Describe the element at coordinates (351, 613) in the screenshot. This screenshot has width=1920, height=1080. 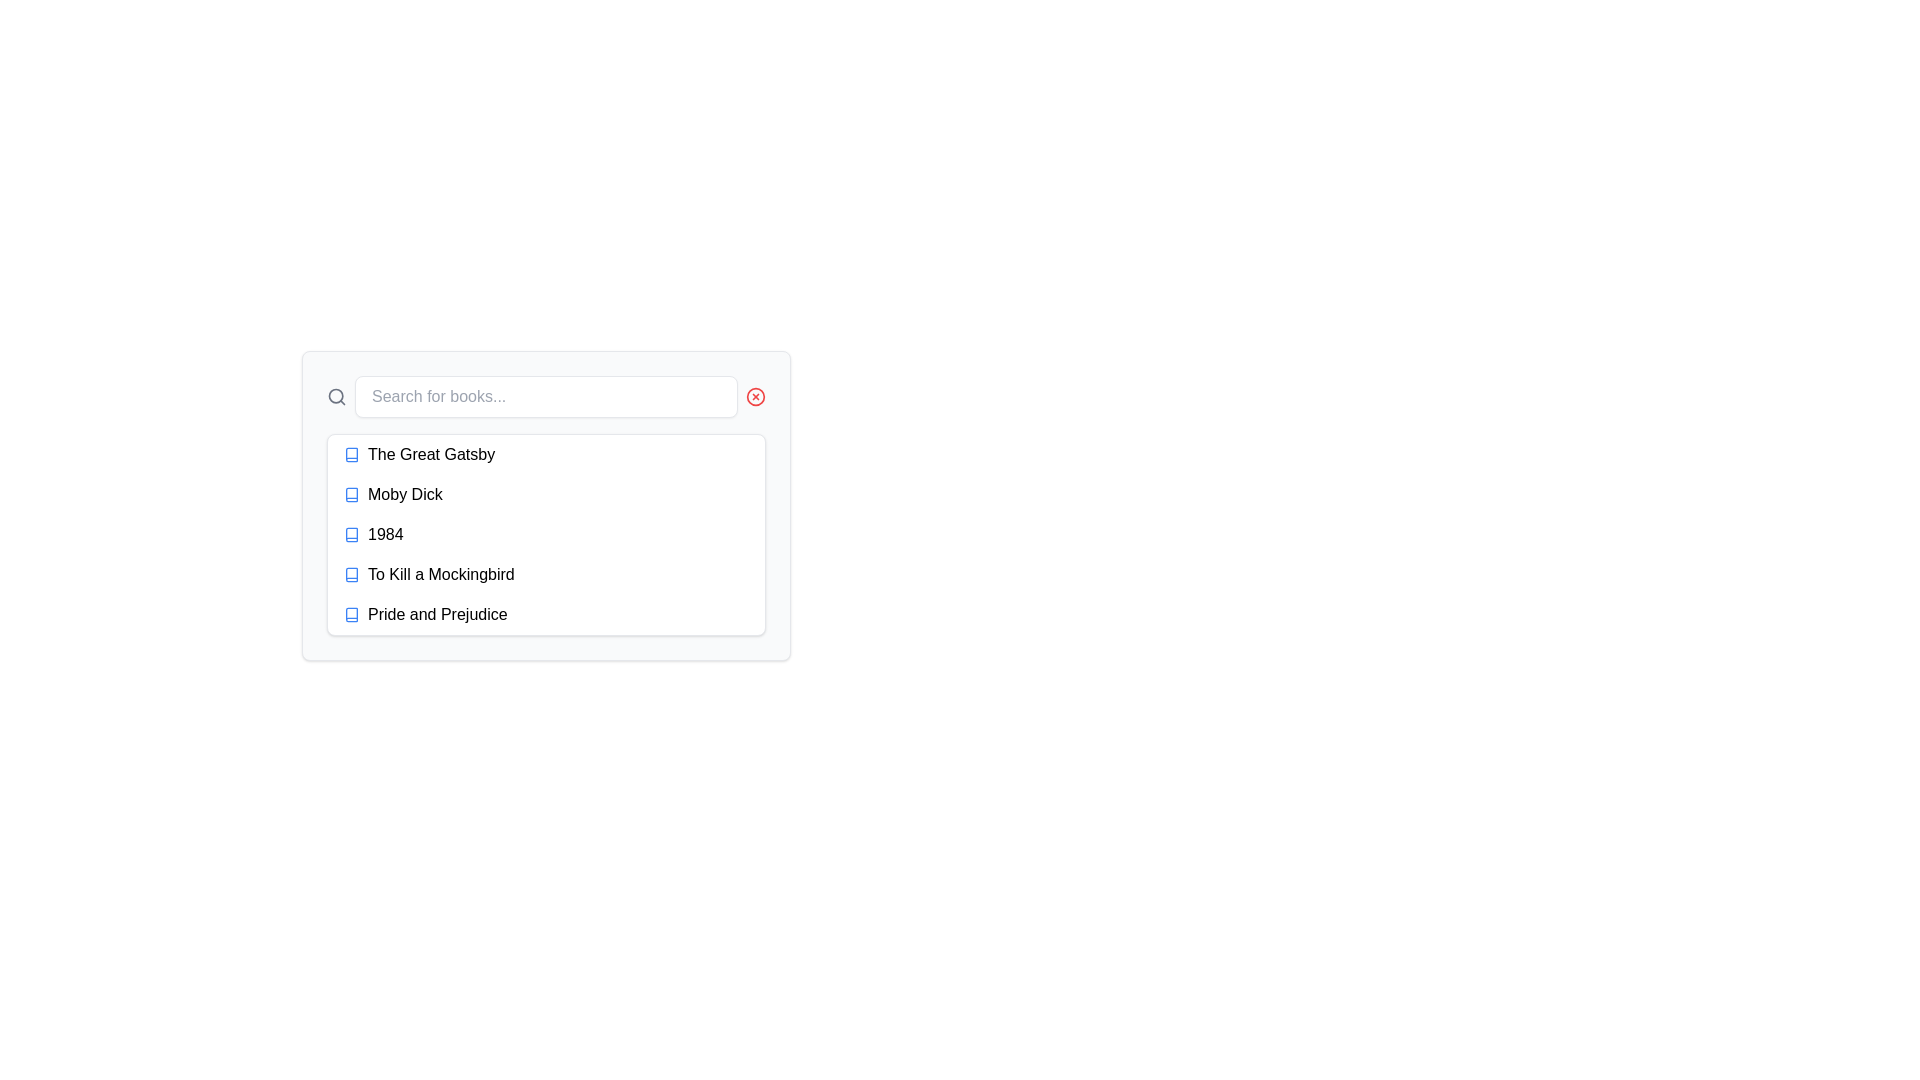
I see `the book icon representing 'Pride and Prejudice', located at the lower portion of the interface beside the text entry` at that location.